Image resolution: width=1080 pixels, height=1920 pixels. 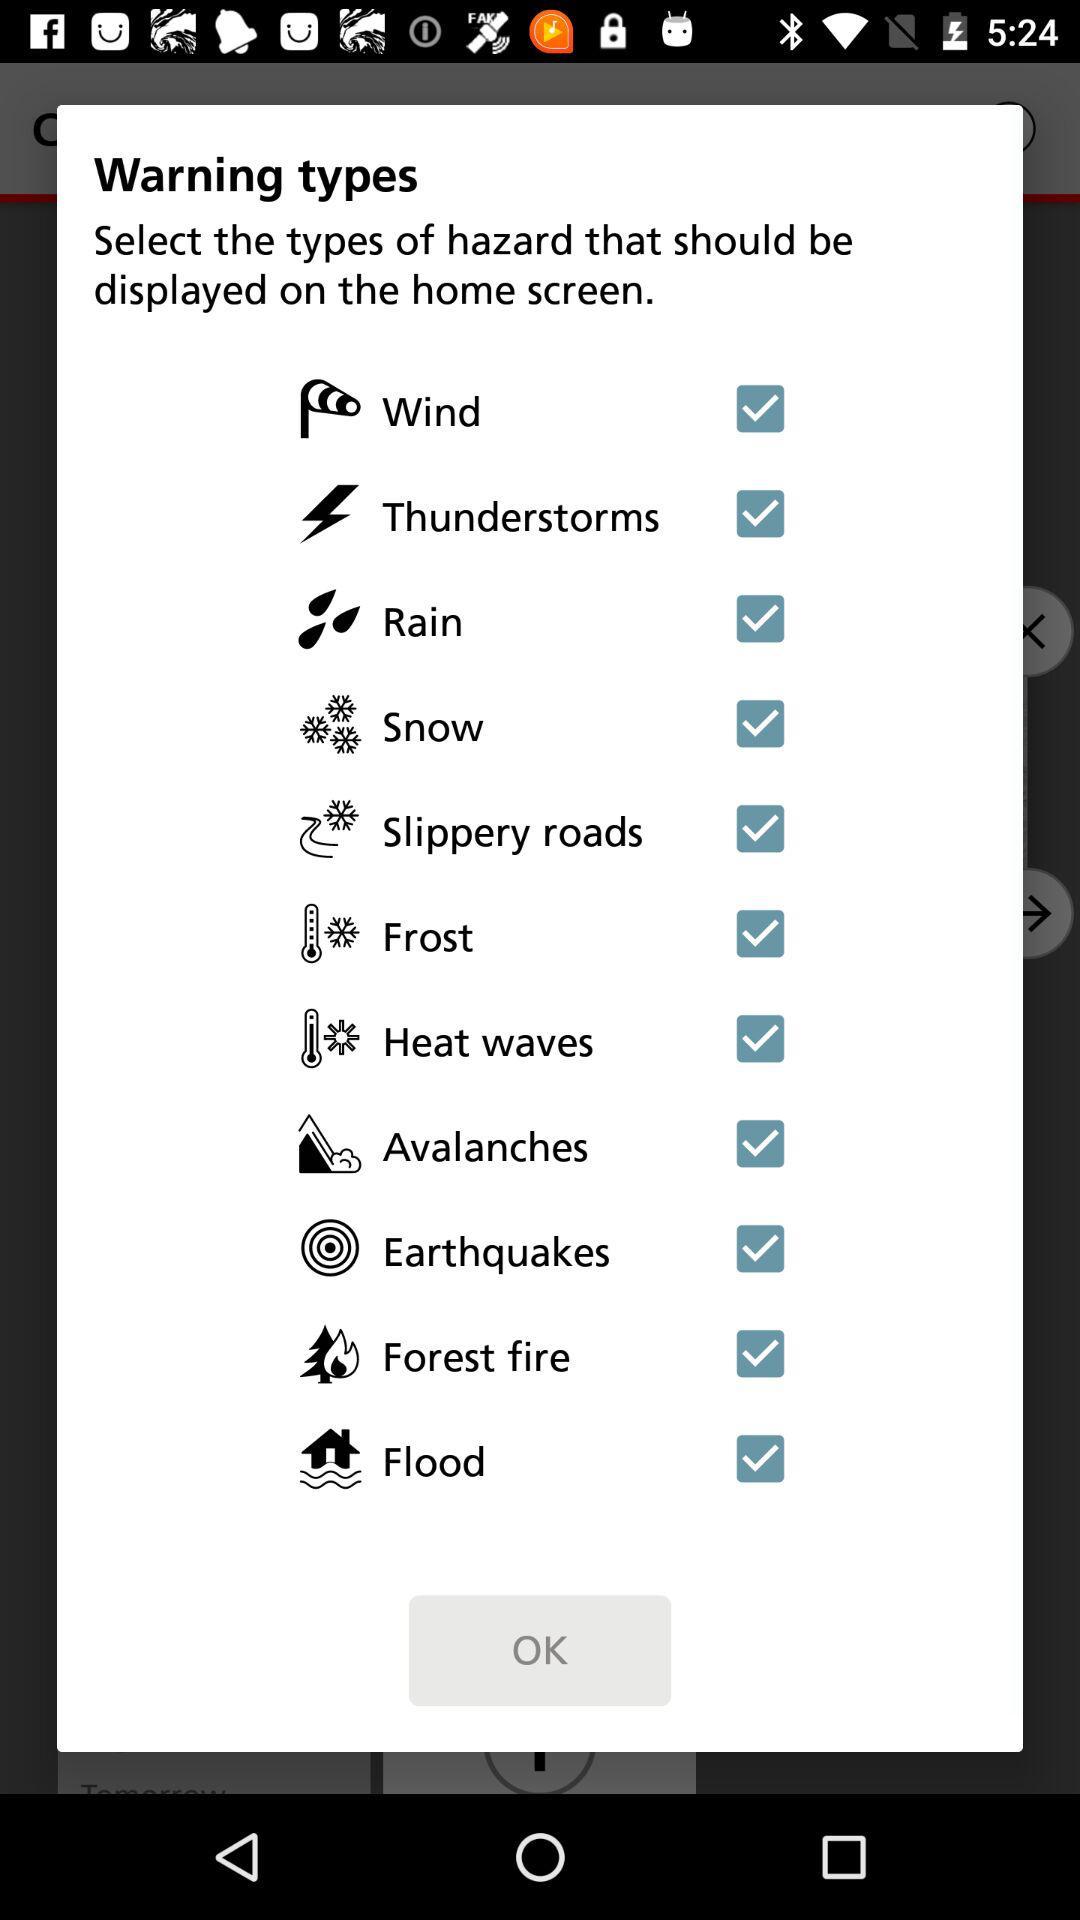 I want to click on hazard type, so click(x=760, y=1458).